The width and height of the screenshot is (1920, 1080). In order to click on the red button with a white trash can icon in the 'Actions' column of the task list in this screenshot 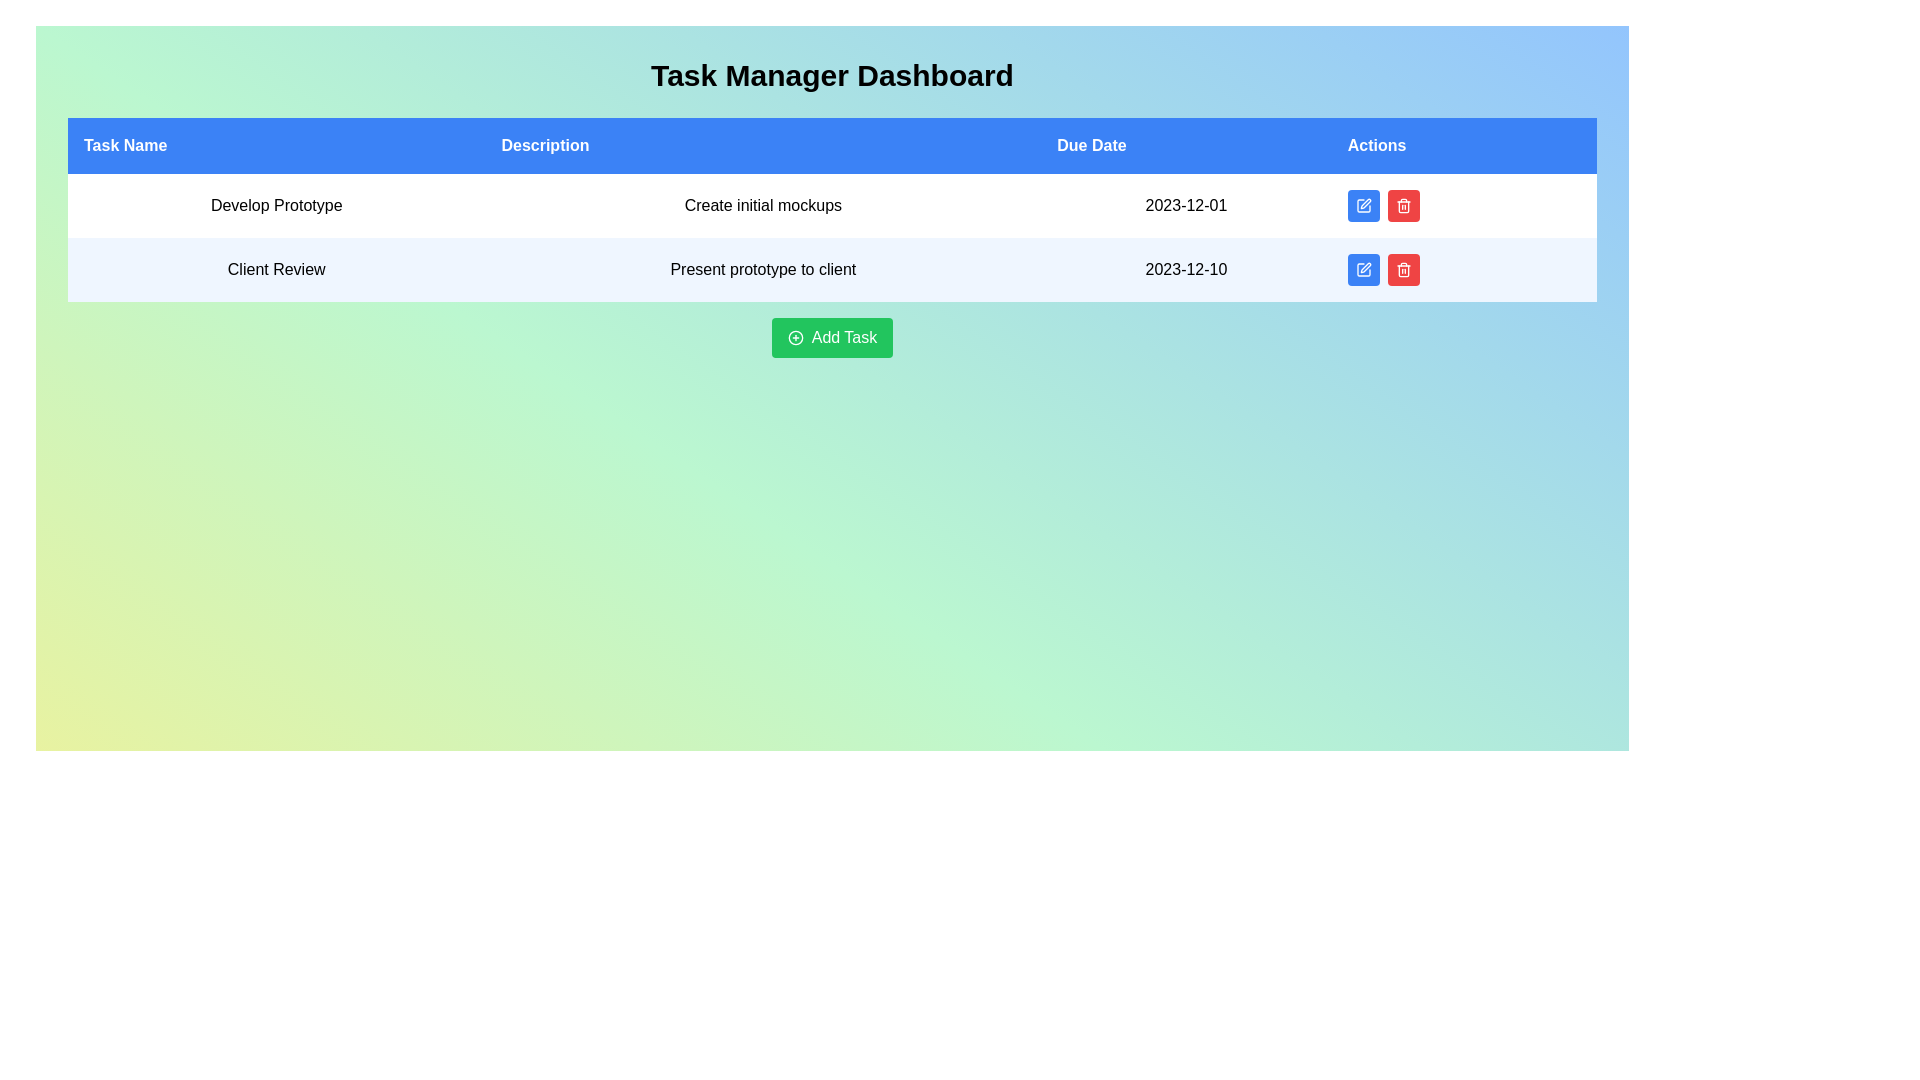, I will do `click(1402, 205)`.